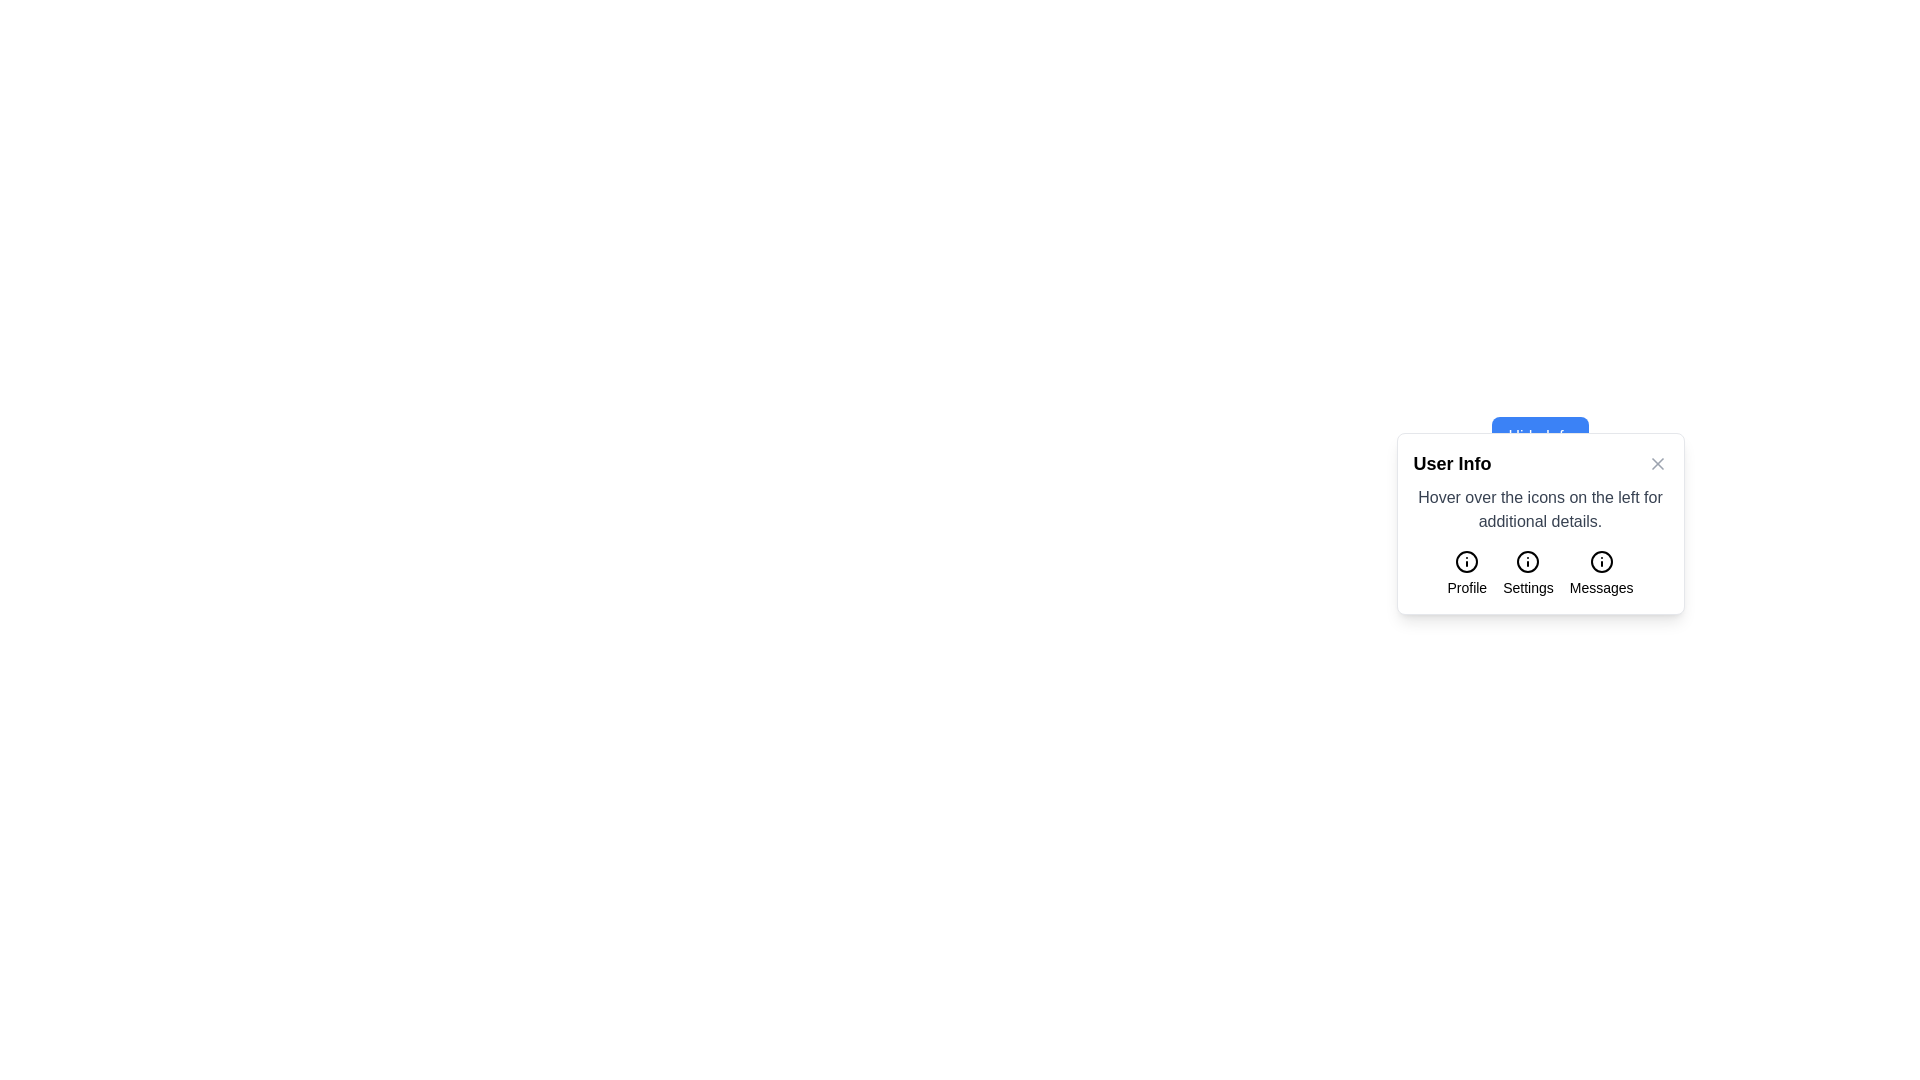  What do you see at coordinates (1601, 574) in the screenshot?
I see `the labeled icon component with an exclamation mark symbol and the text label 'Messages'` at bounding box center [1601, 574].